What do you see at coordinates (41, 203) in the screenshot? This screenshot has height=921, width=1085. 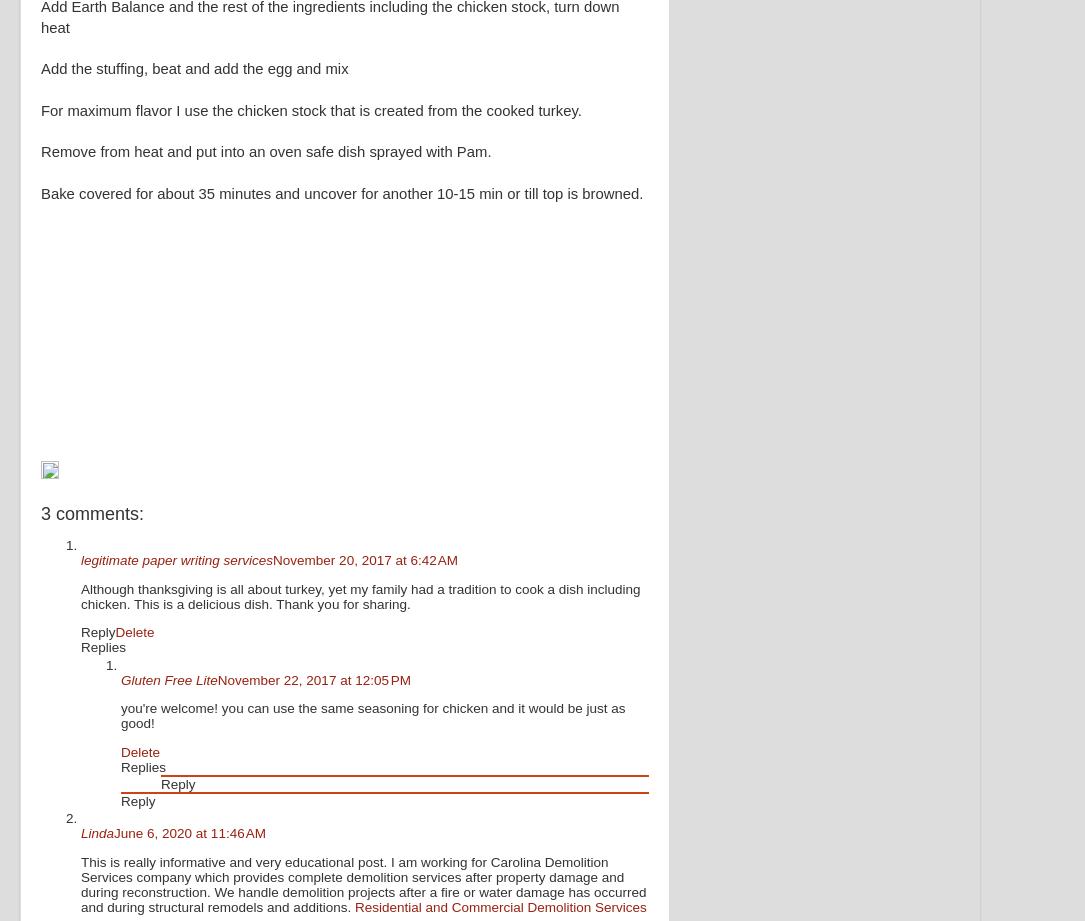 I see `'Bake covered for about 35 minutes and uncover for another 10-15 min or till top is browned.'` at bounding box center [41, 203].